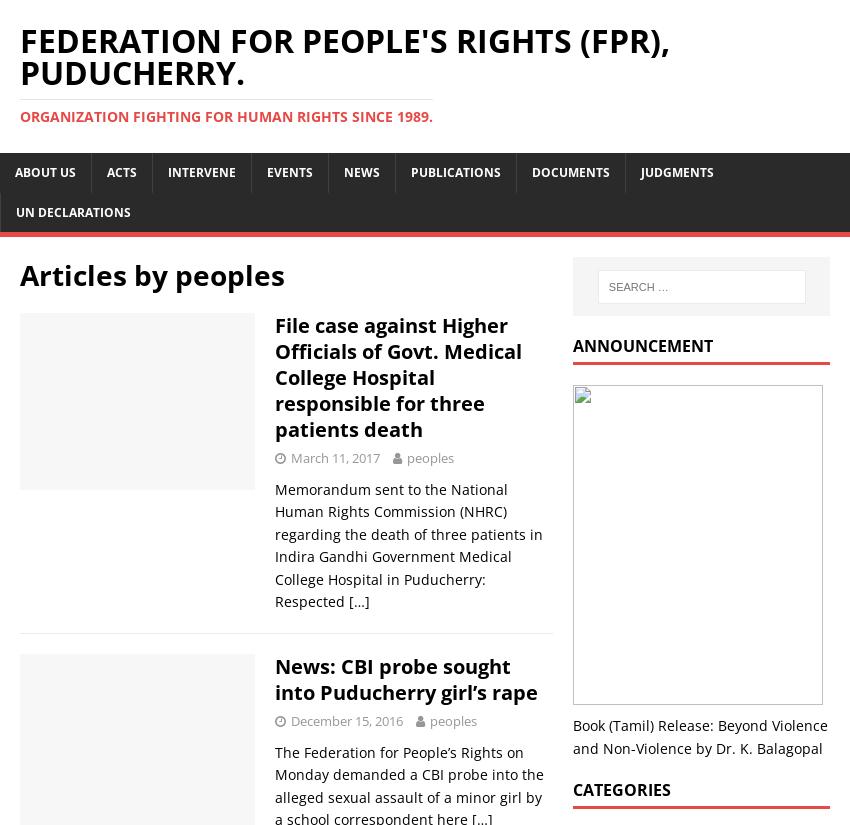 Image resolution: width=850 pixels, height=825 pixels. What do you see at coordinates (96, 272) in the screenshot?
I see `'Articles by'` at bounding box center [96, 272].